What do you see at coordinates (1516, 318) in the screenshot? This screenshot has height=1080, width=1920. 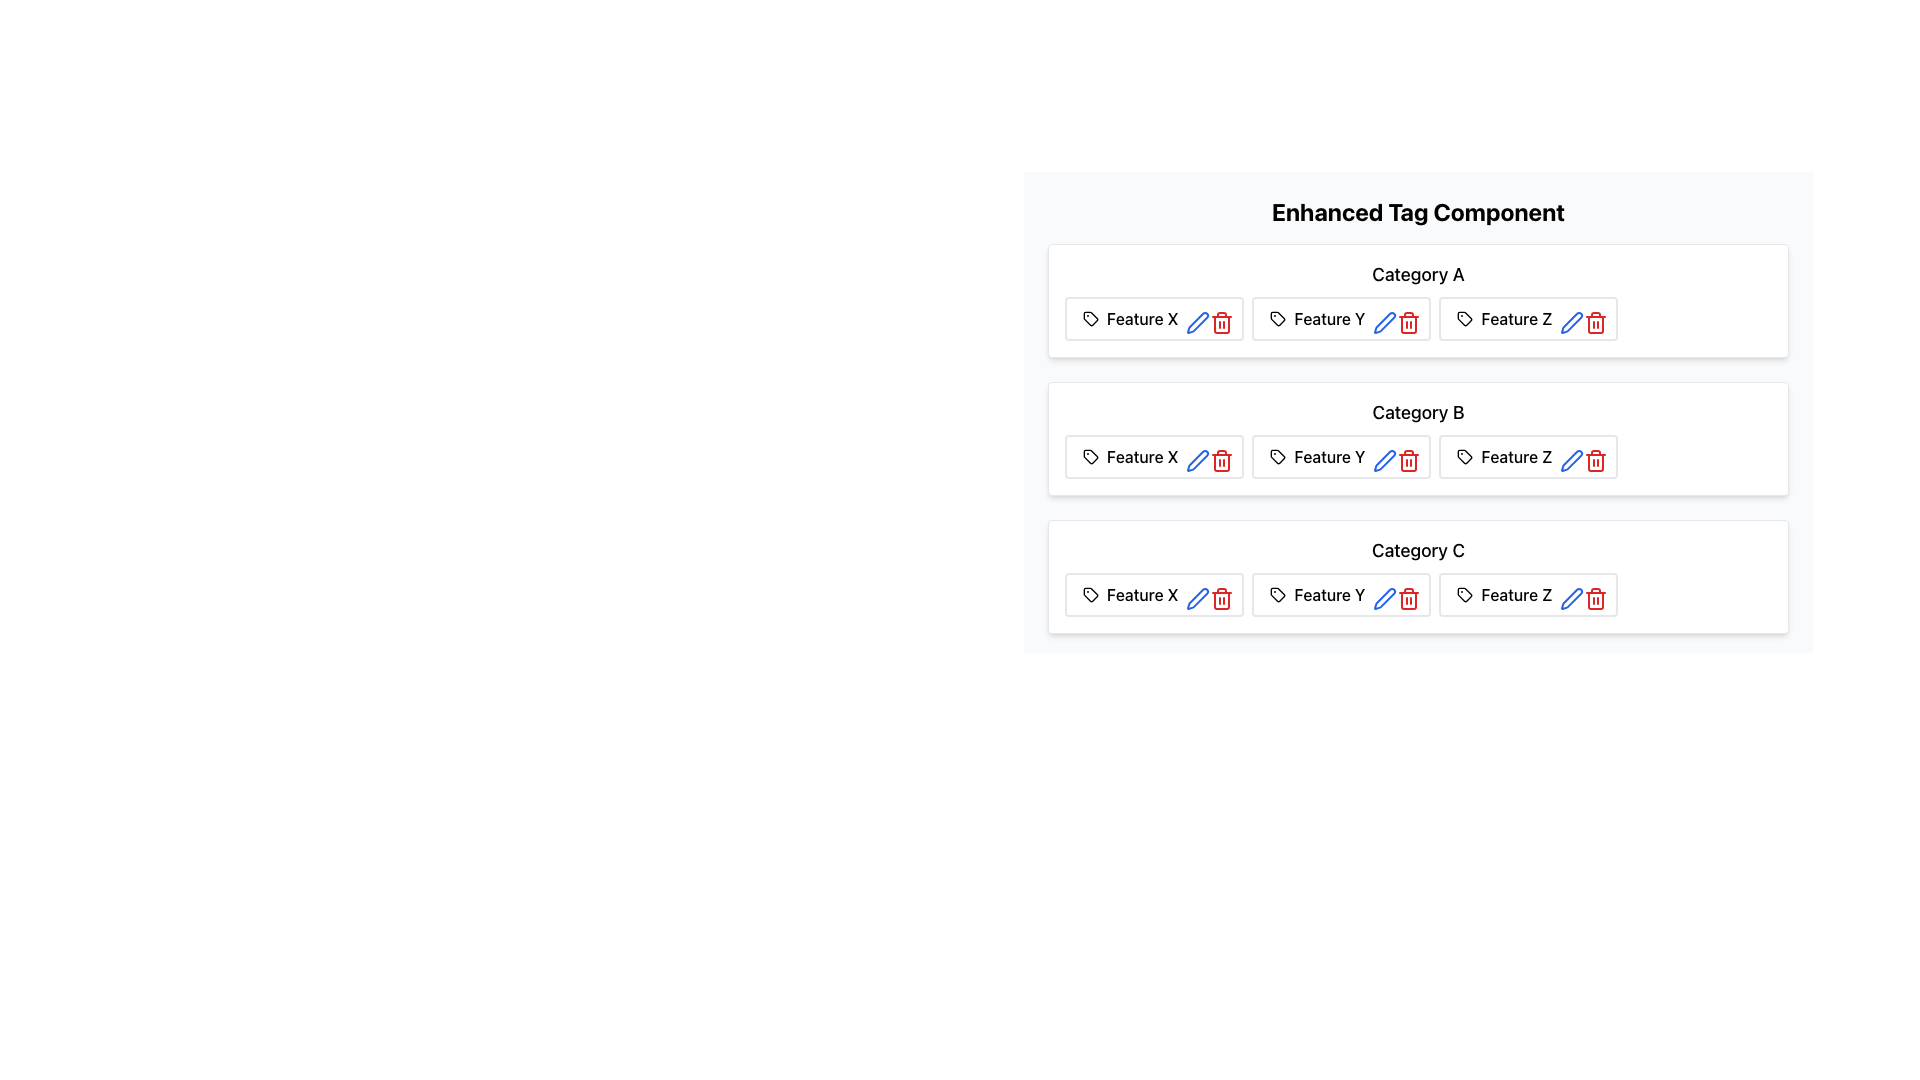 I see `the 'Feature Z' text label, which is displayed in black on a cyan background and is the third item in the horizontal arrangement under 'Category A'` at bounding box center [1516, 318].